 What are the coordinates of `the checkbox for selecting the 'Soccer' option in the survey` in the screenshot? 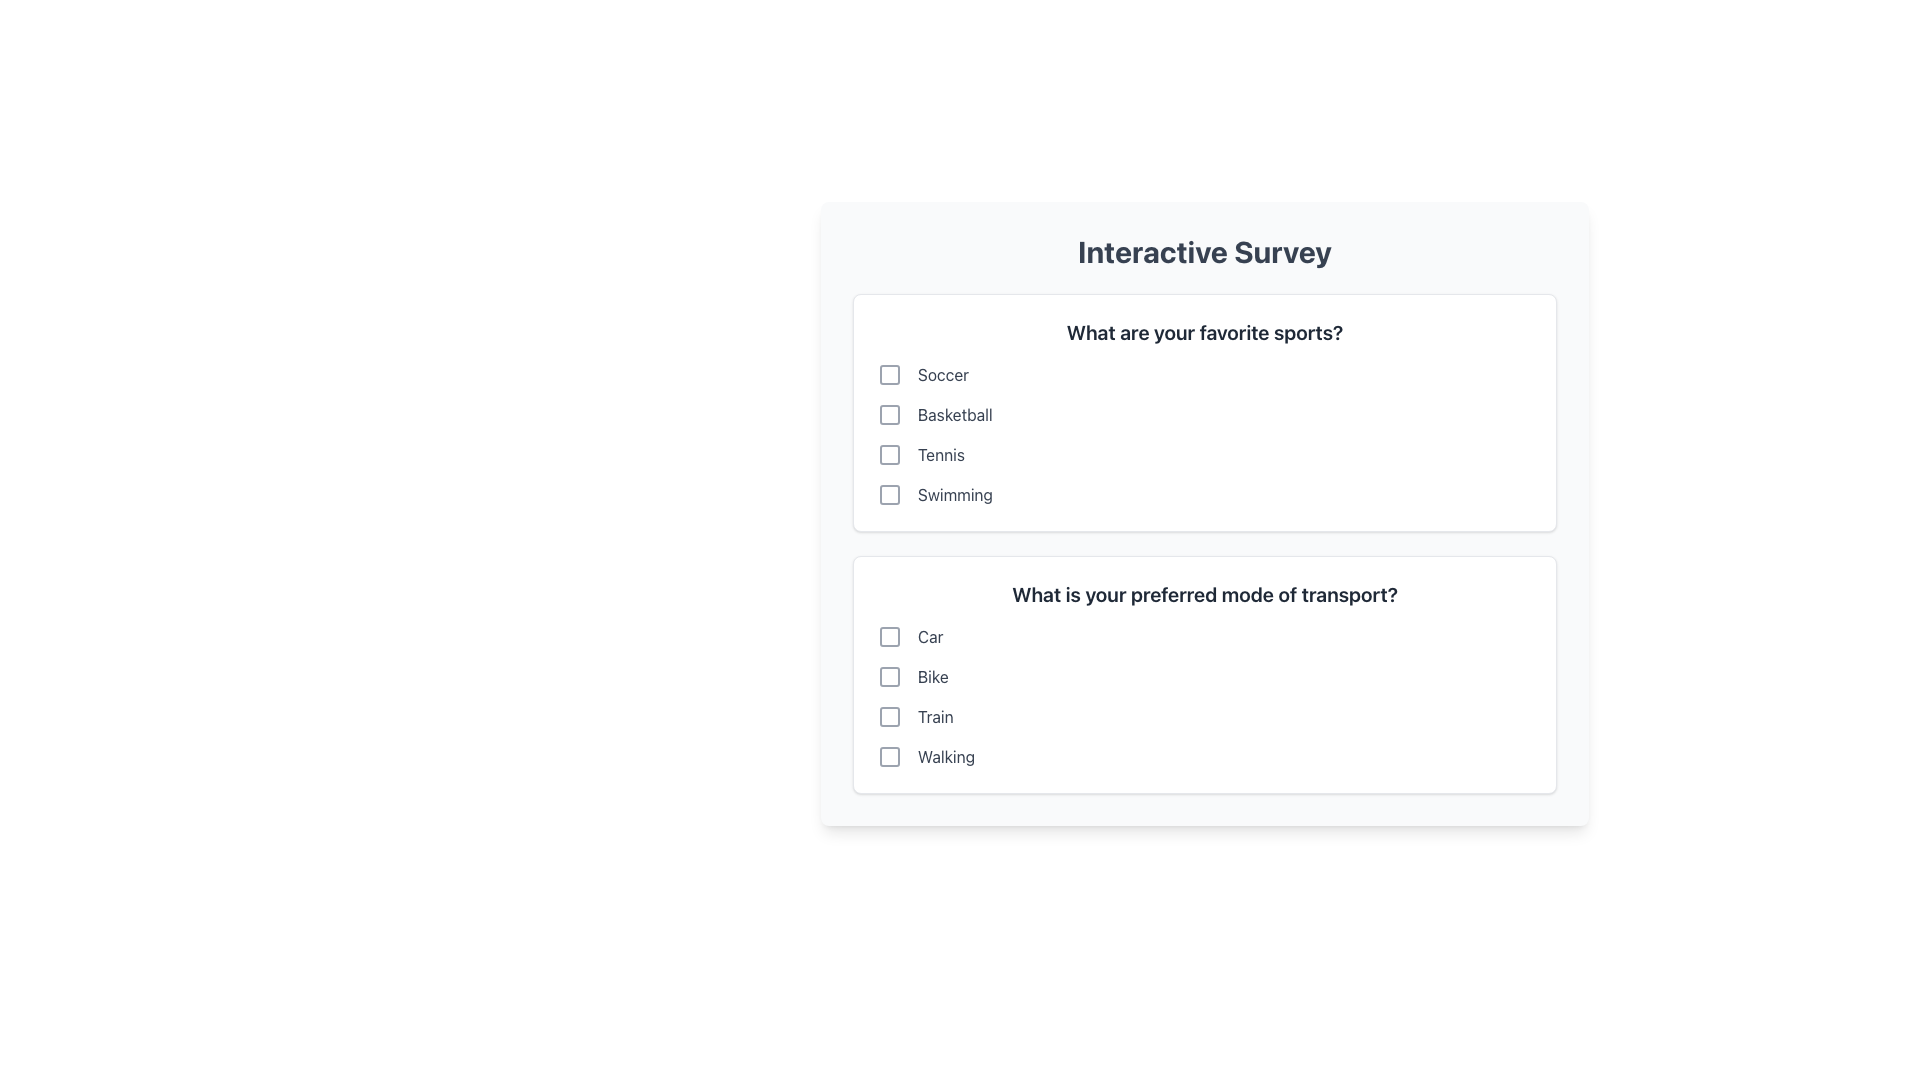 It's located at (888, 374).